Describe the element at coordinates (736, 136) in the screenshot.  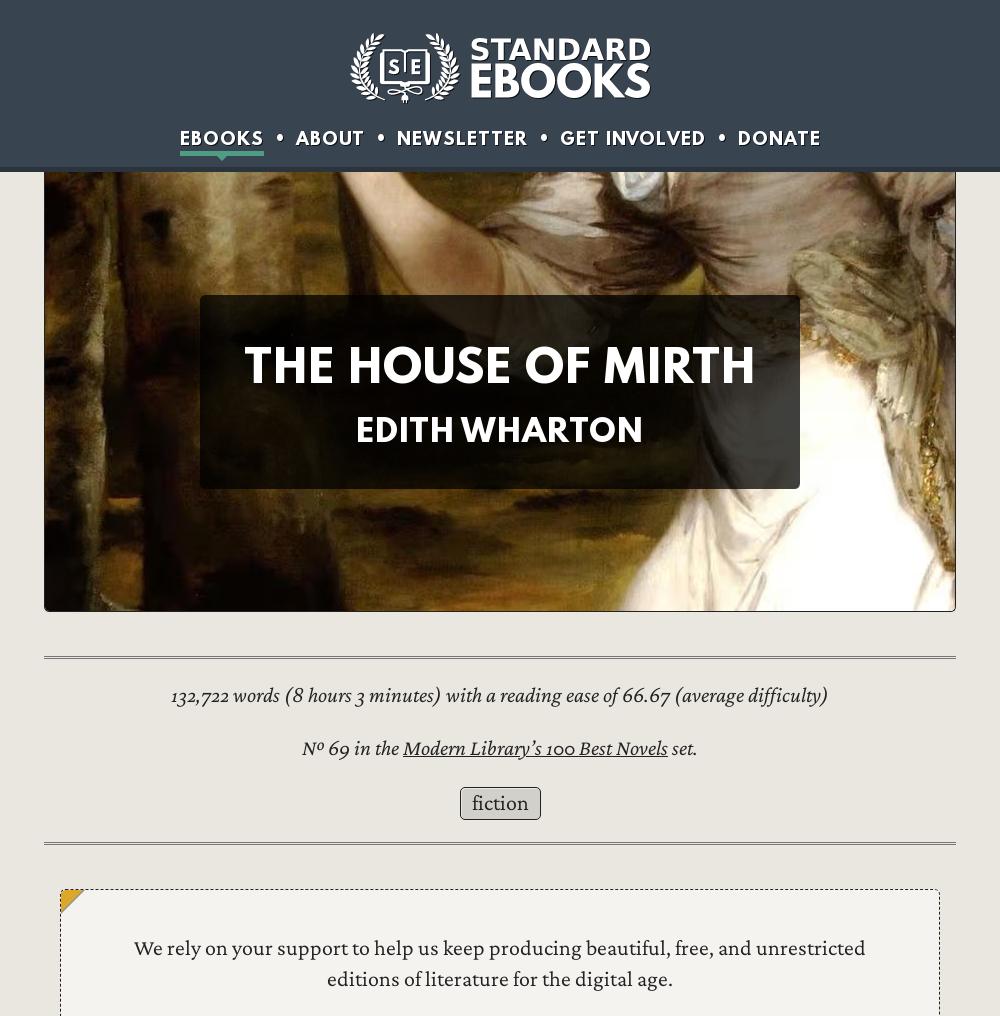
I see `'Donate'` at that location.